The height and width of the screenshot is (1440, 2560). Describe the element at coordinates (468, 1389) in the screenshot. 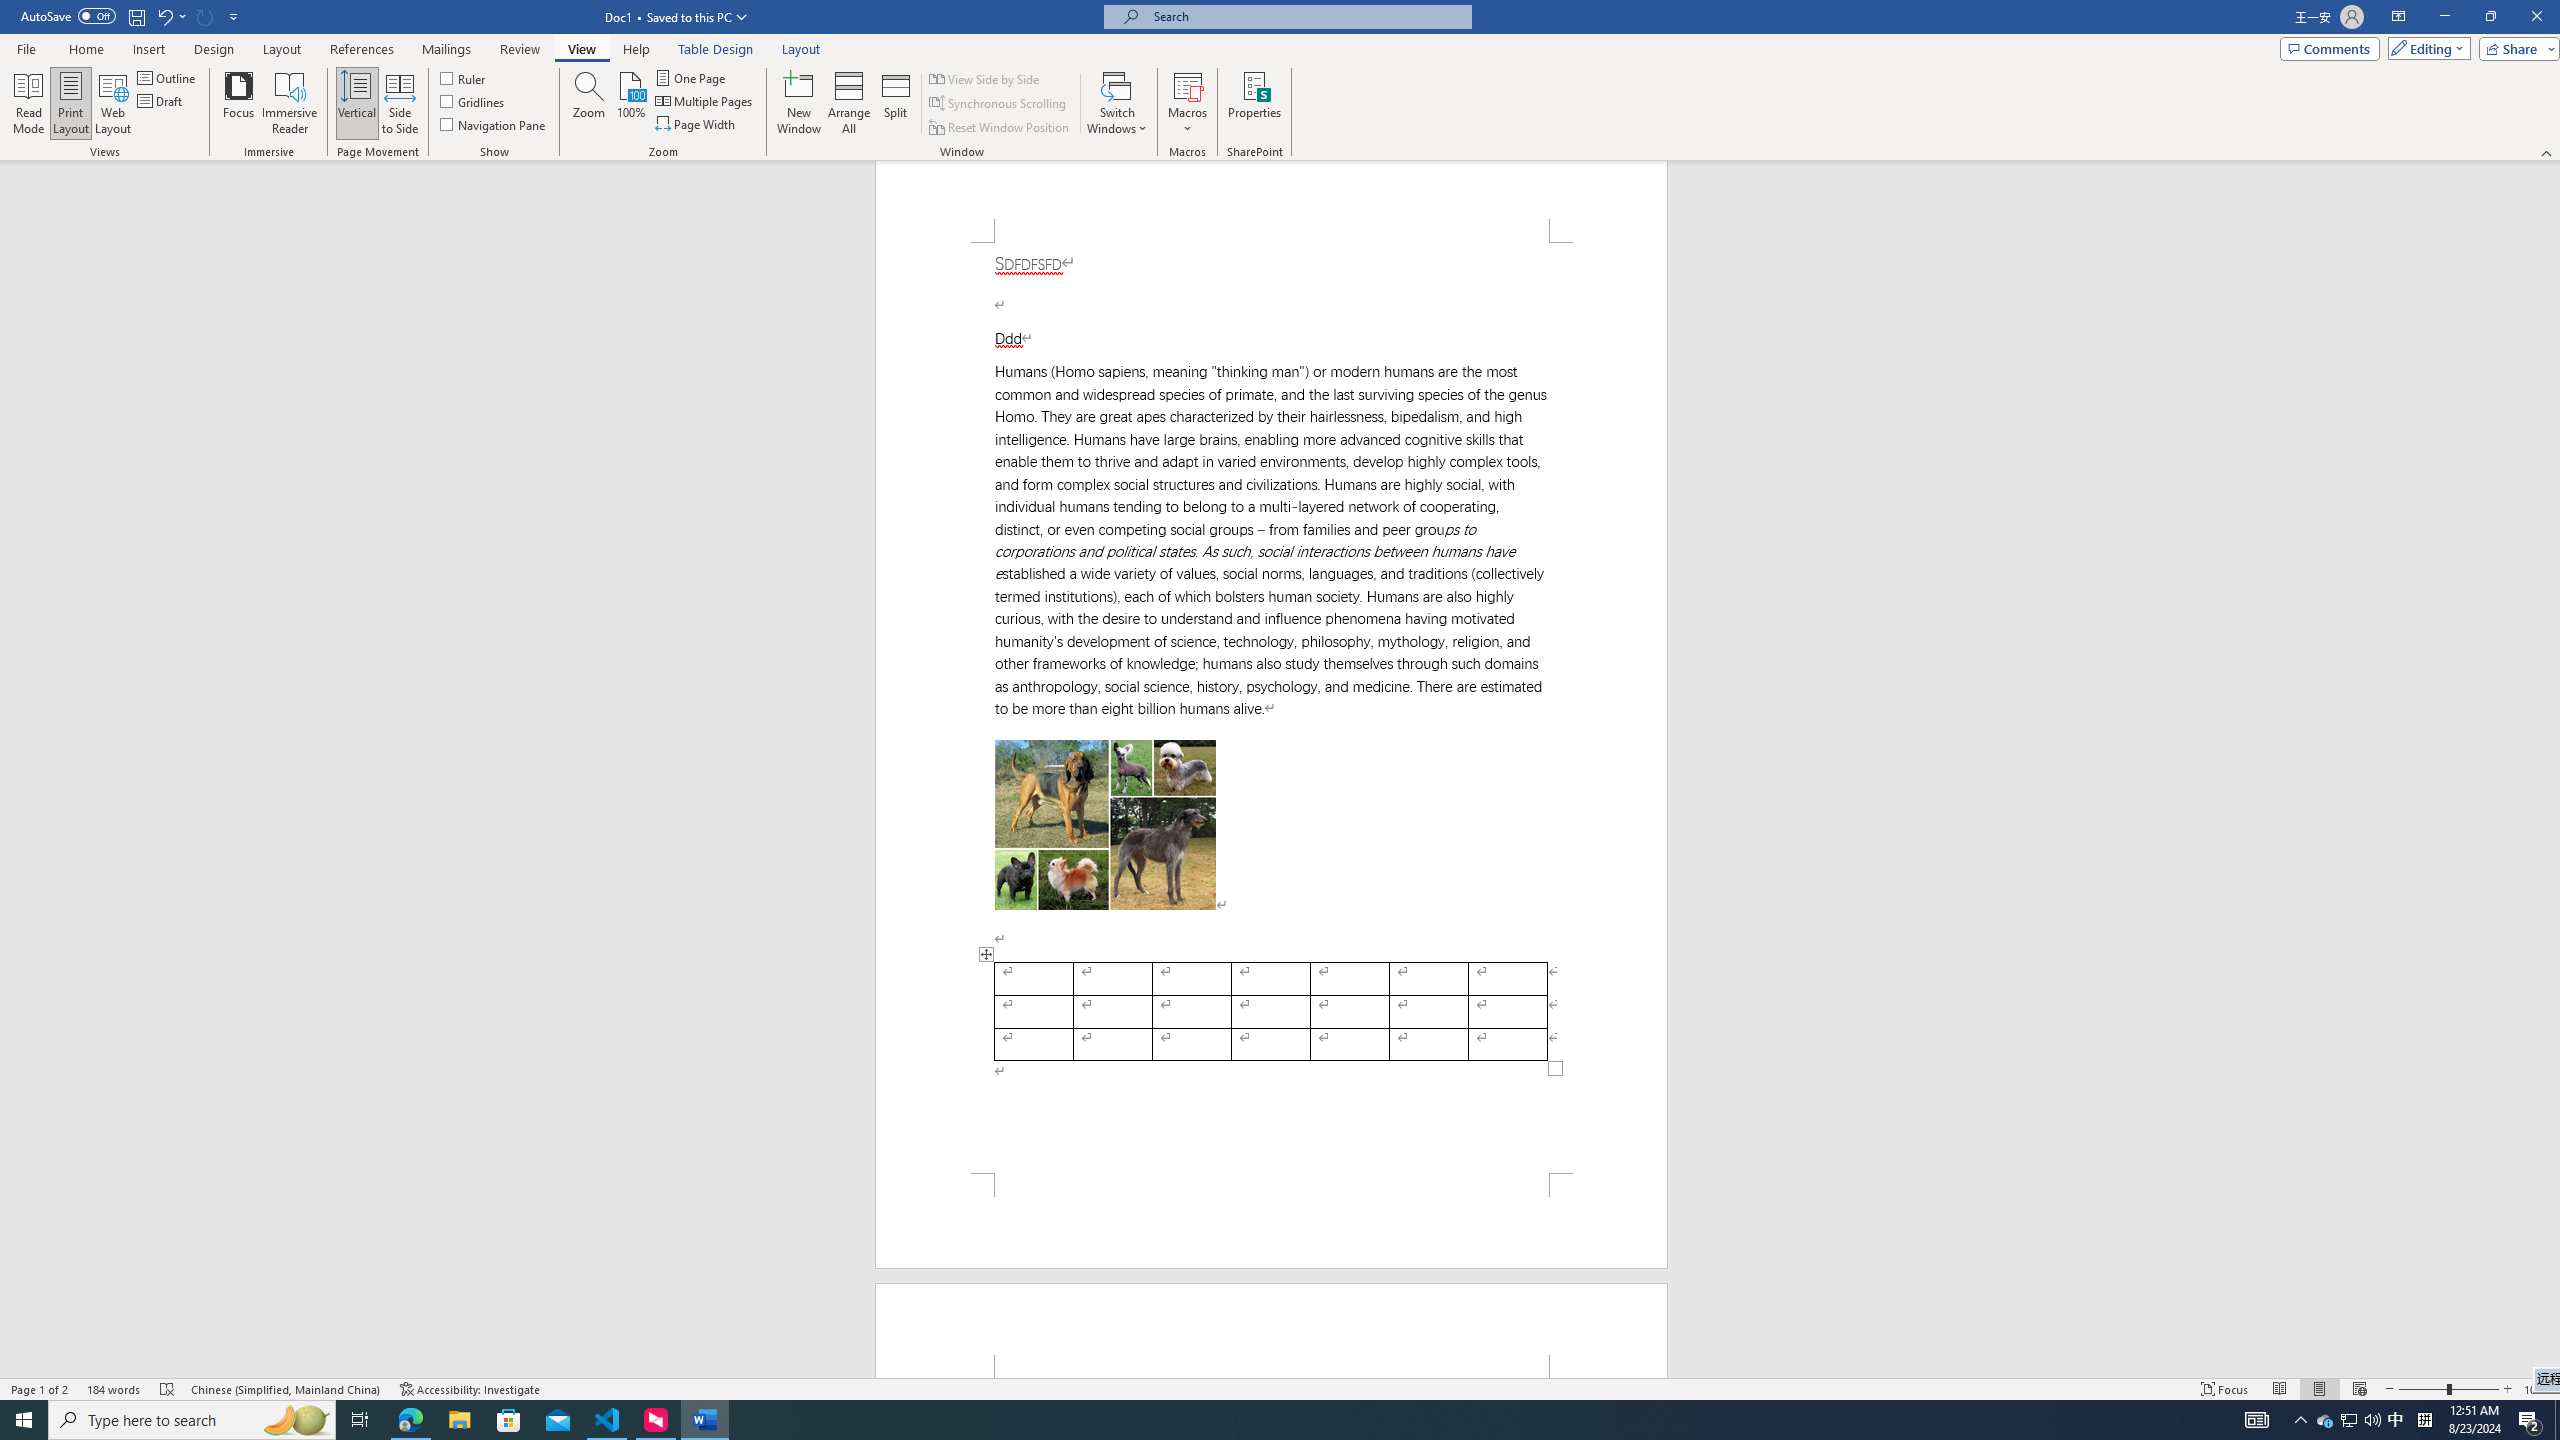

I see `'Accessibility Checker Accessibility: Investigate'` at that location.